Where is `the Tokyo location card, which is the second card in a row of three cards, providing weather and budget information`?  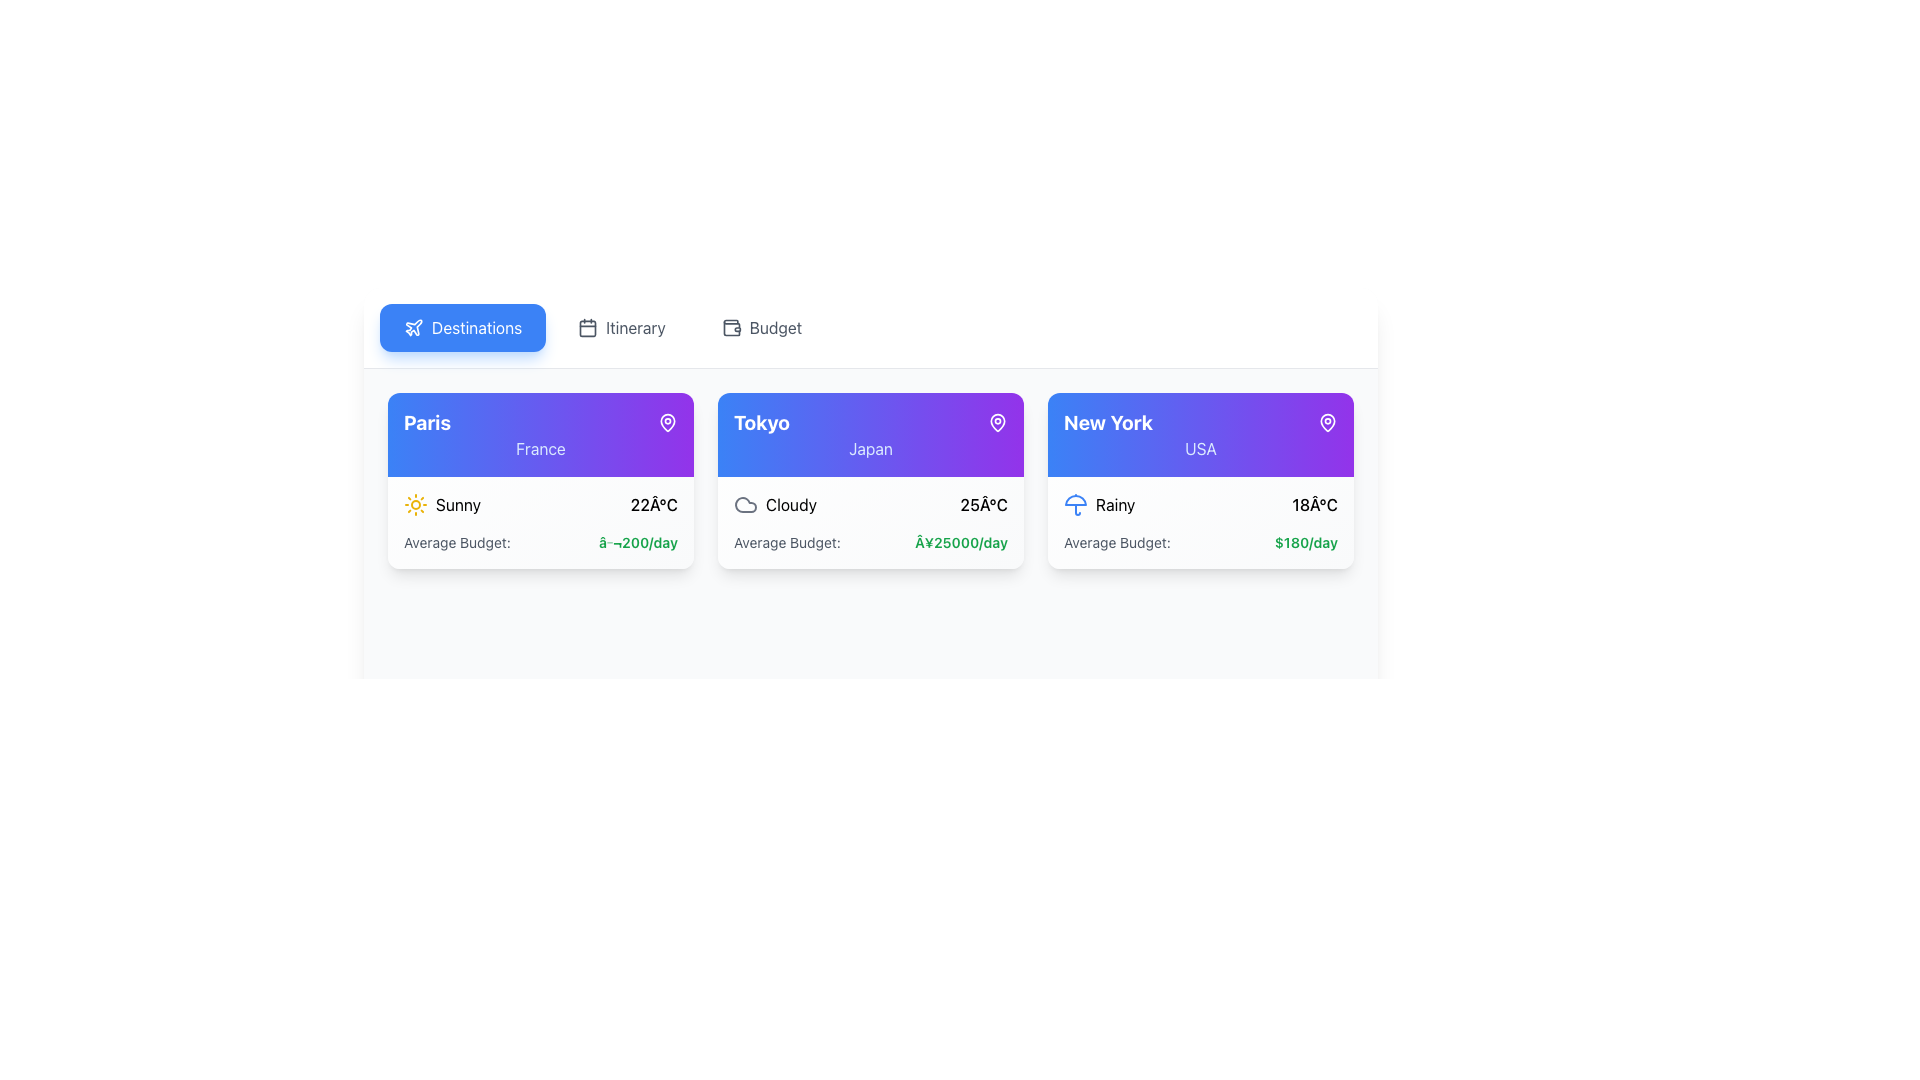
the Tokyo location card, which is the second card in a row of three cards, providing weather and budget information is located at coordinates (870, 434).